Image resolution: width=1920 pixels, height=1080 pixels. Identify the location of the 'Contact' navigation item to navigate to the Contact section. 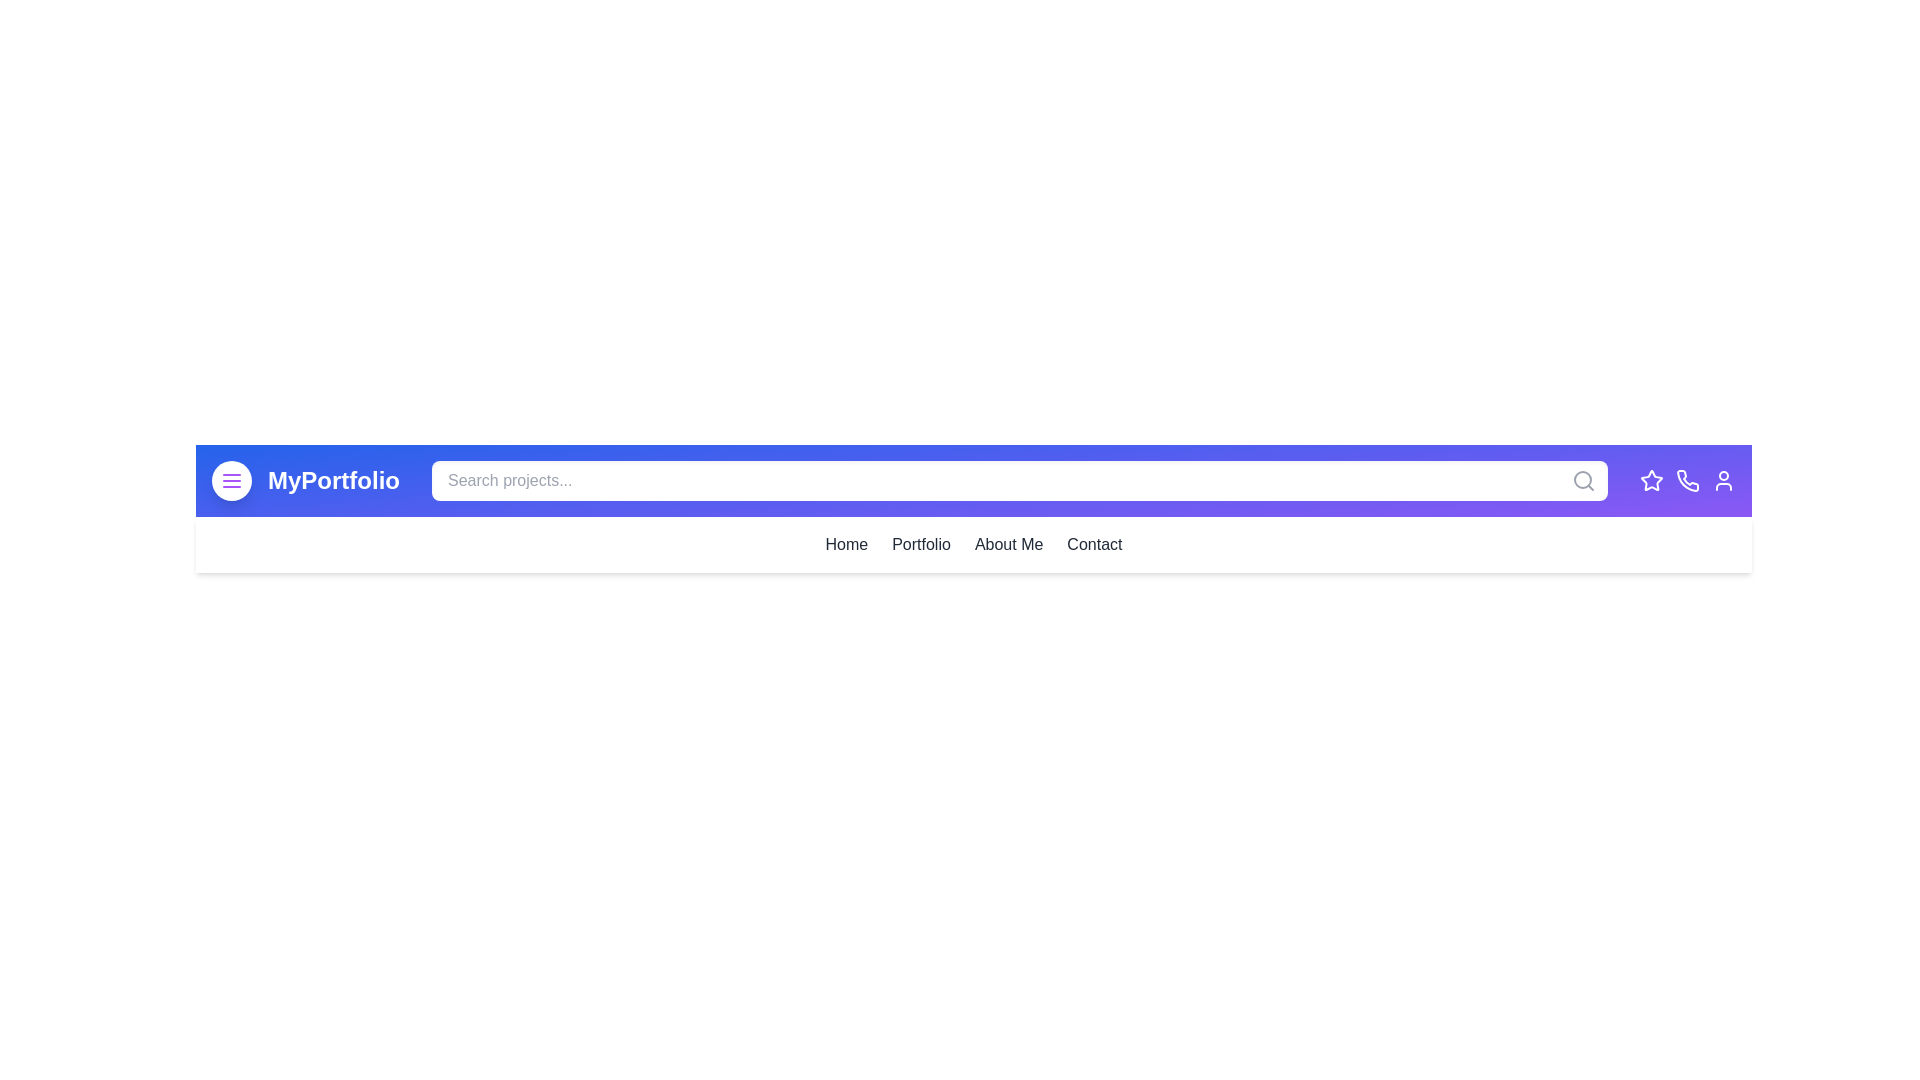
(1093, 544).